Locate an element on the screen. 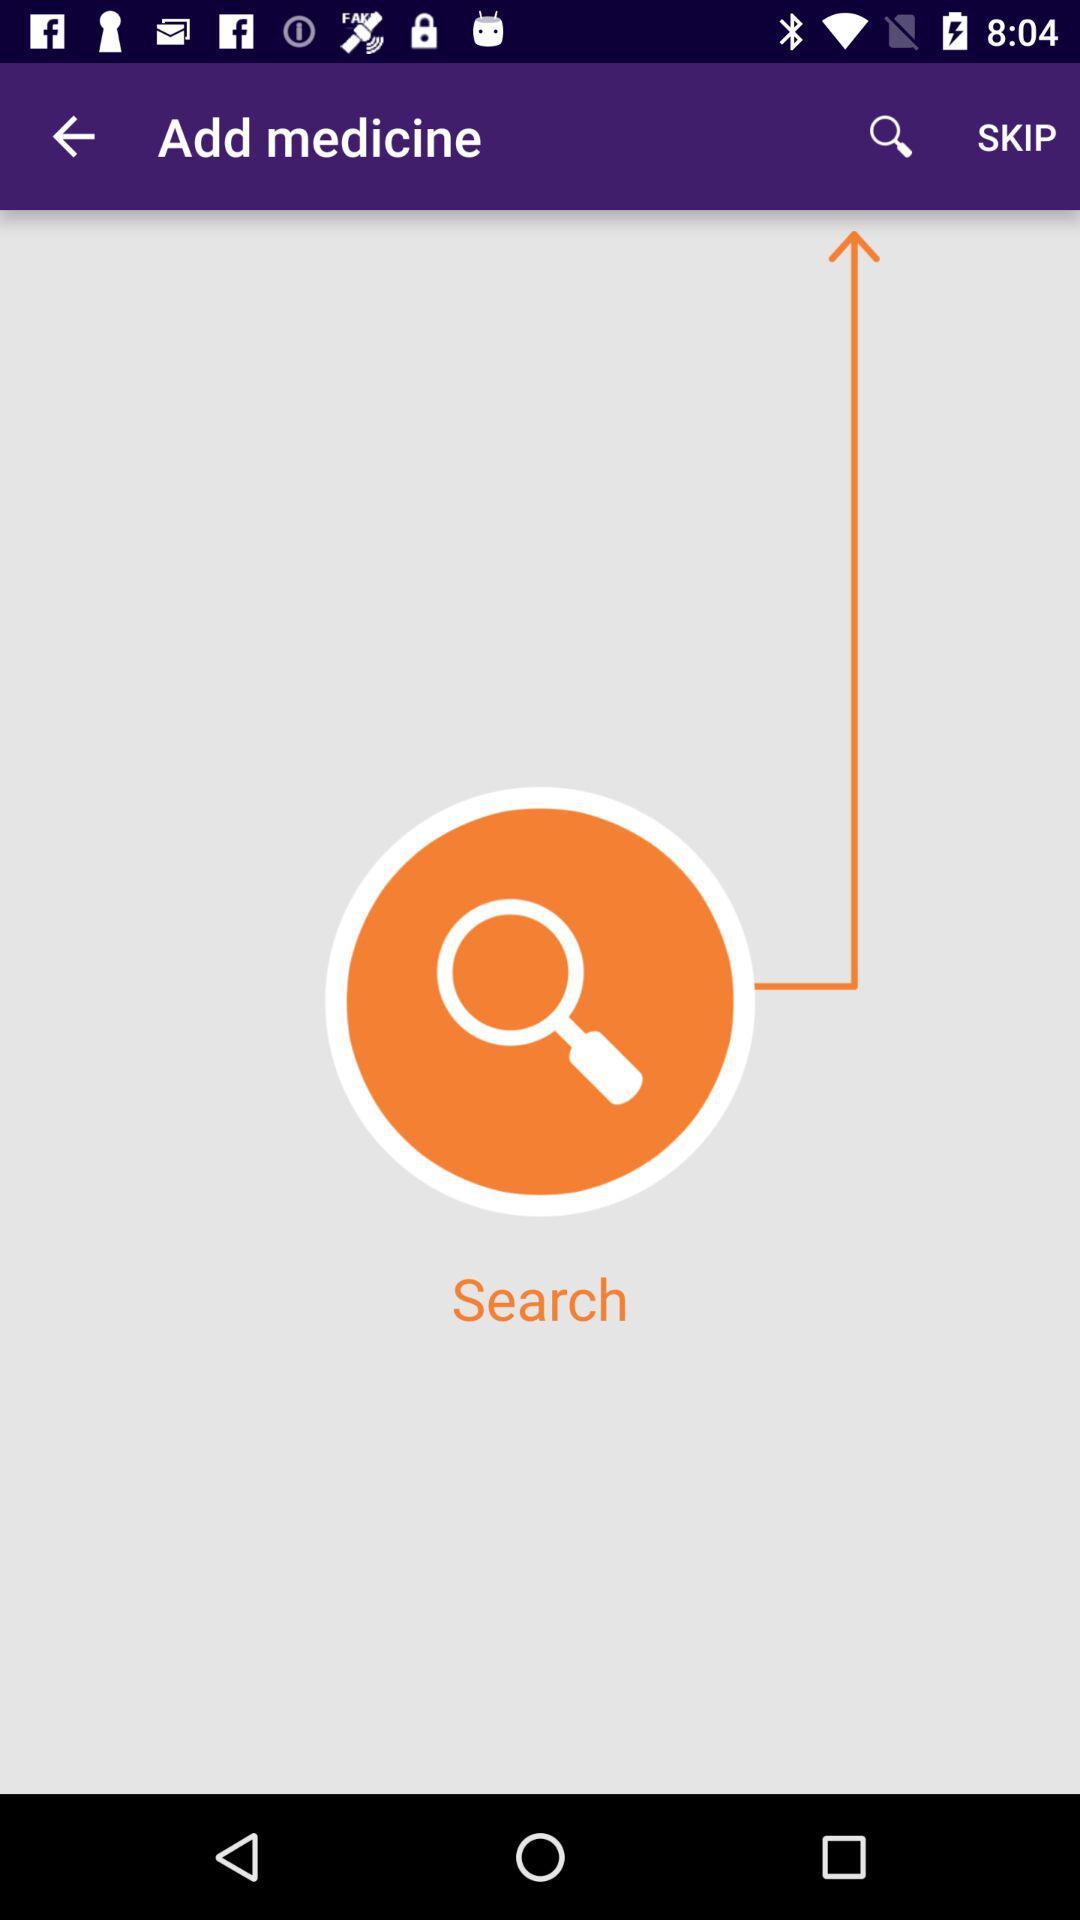 This screenshot has height=1920, width=1080. the item to the left of the skip is located at coordinates (890, 135).